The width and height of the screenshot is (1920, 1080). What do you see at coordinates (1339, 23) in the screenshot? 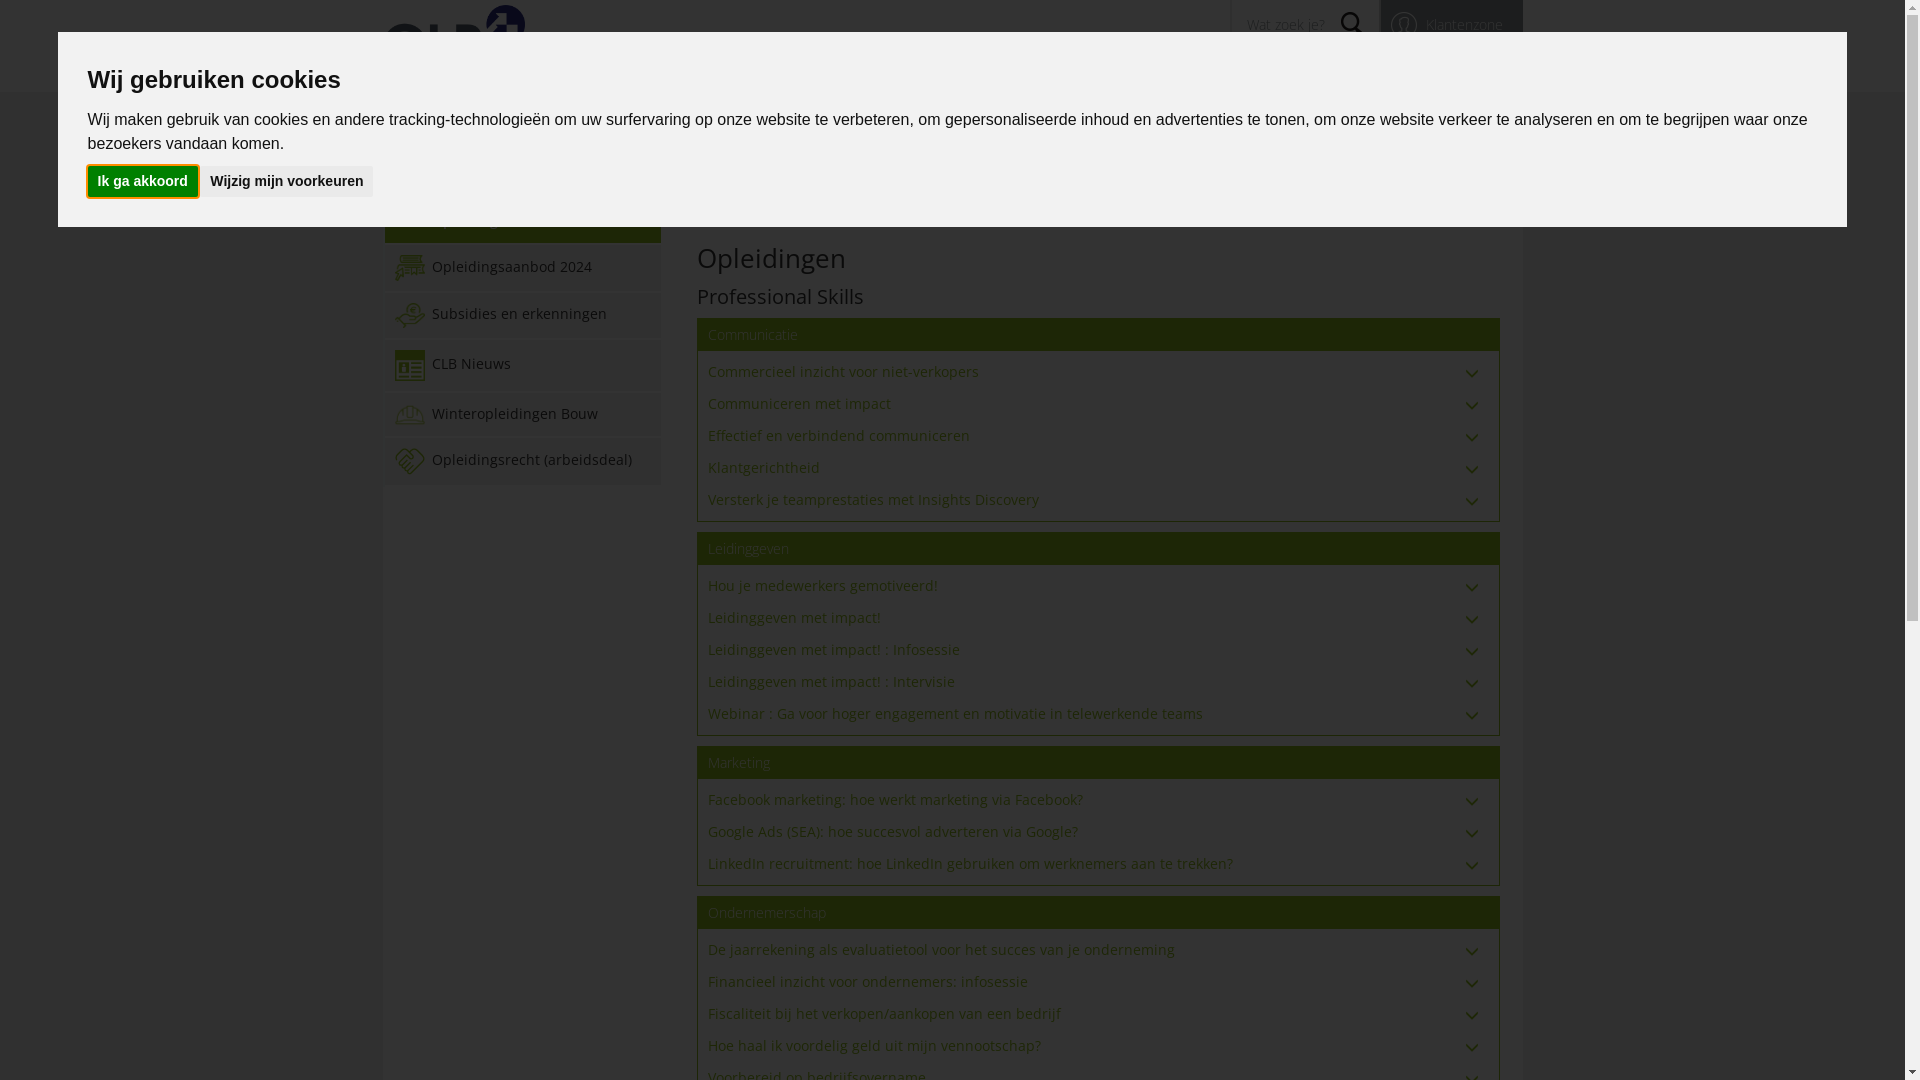
I see `'Search'` at bounding box center [1339, 23].